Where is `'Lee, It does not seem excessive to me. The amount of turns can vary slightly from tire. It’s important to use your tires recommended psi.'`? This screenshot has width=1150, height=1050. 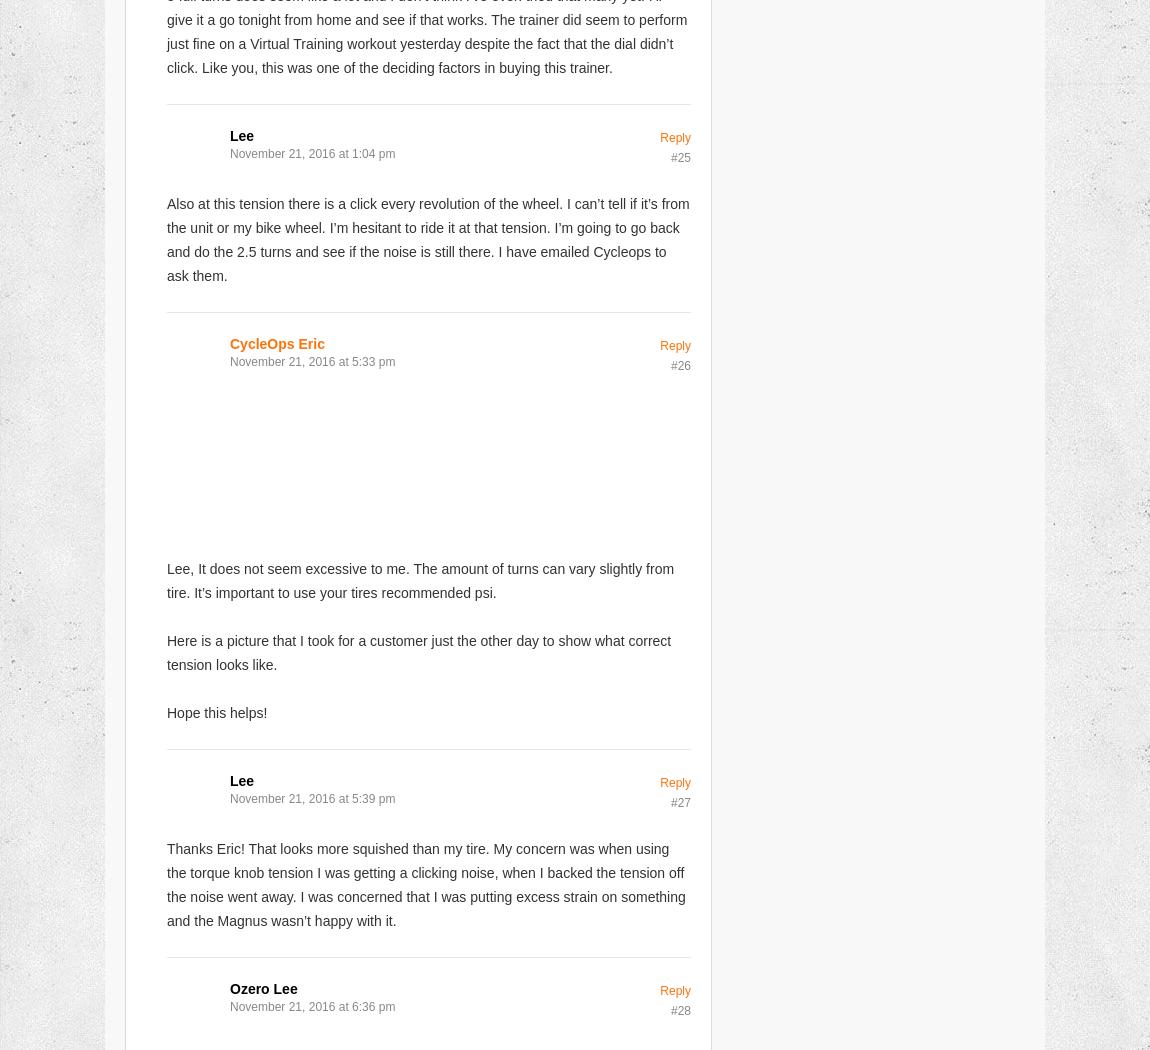 'Lee, It does not seem excessive to me. The amount of turns can vary slightly from tire. It’s important to use your tires recommended psi.' is located at coordinates (420, 579).